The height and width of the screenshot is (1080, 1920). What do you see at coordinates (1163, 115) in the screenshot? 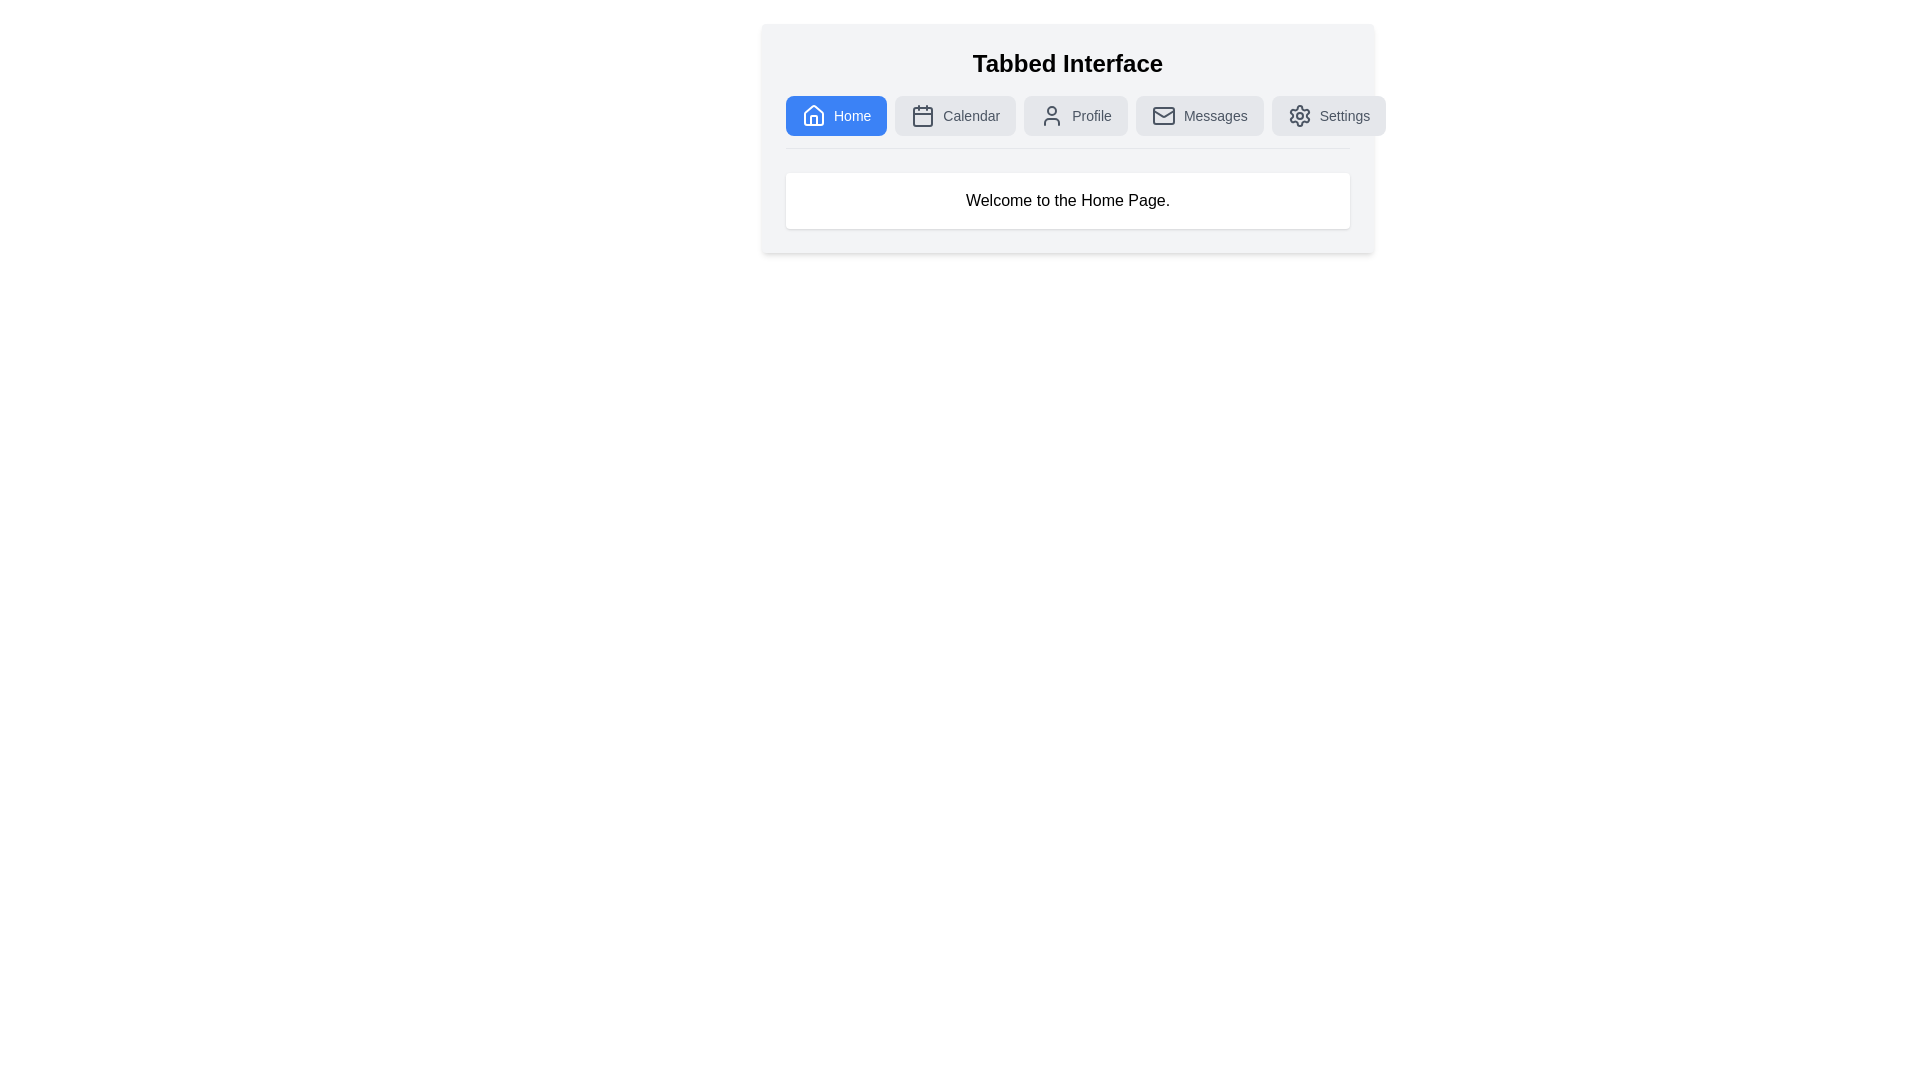
I see `main body of the envelope icon within the 'Messages' tab, which is represented by the Vector graphic rectangle` at bounding box center [1163, 115].